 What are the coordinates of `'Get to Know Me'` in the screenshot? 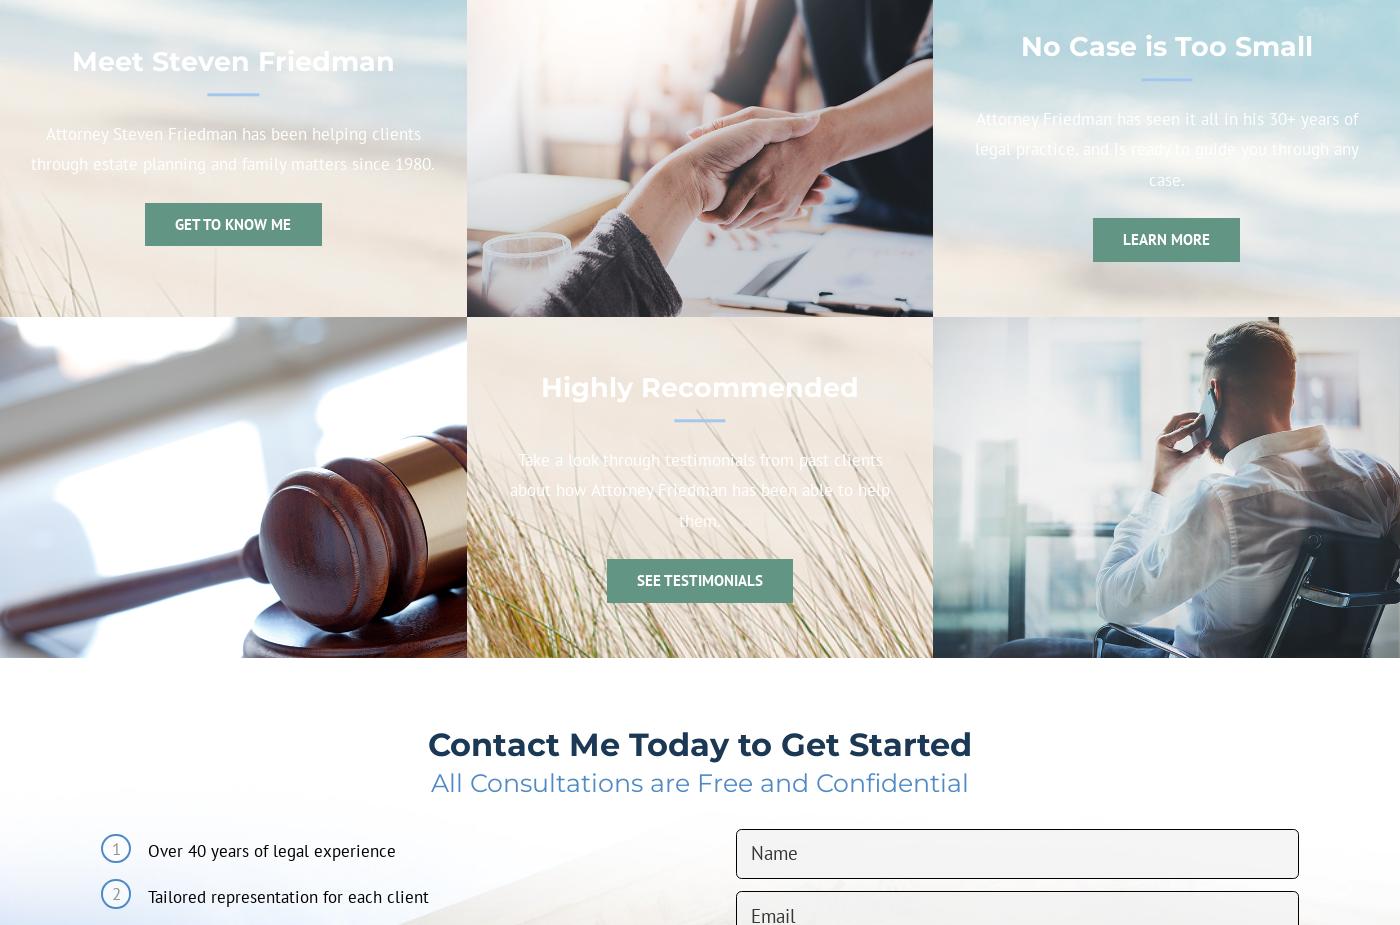 It's located at (231, 222).